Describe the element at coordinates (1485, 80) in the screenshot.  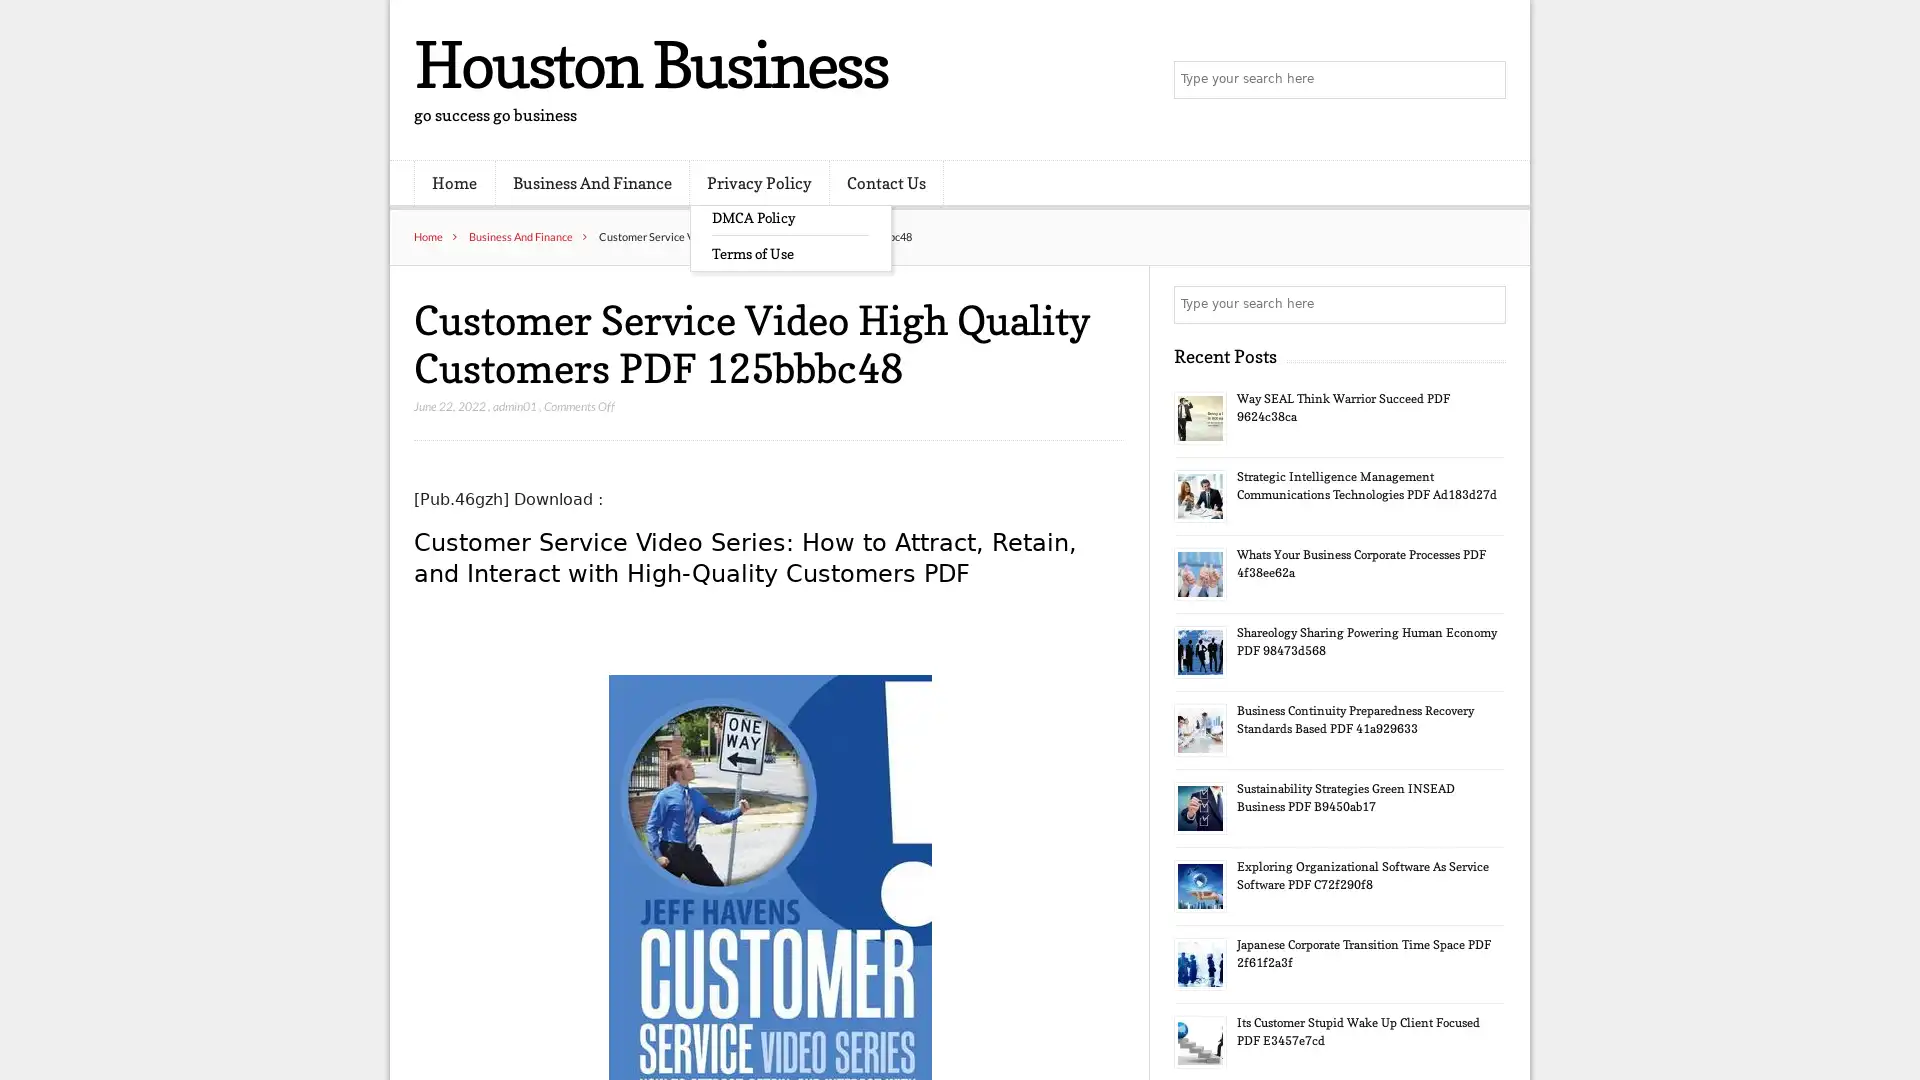
I see `Search` at that location.